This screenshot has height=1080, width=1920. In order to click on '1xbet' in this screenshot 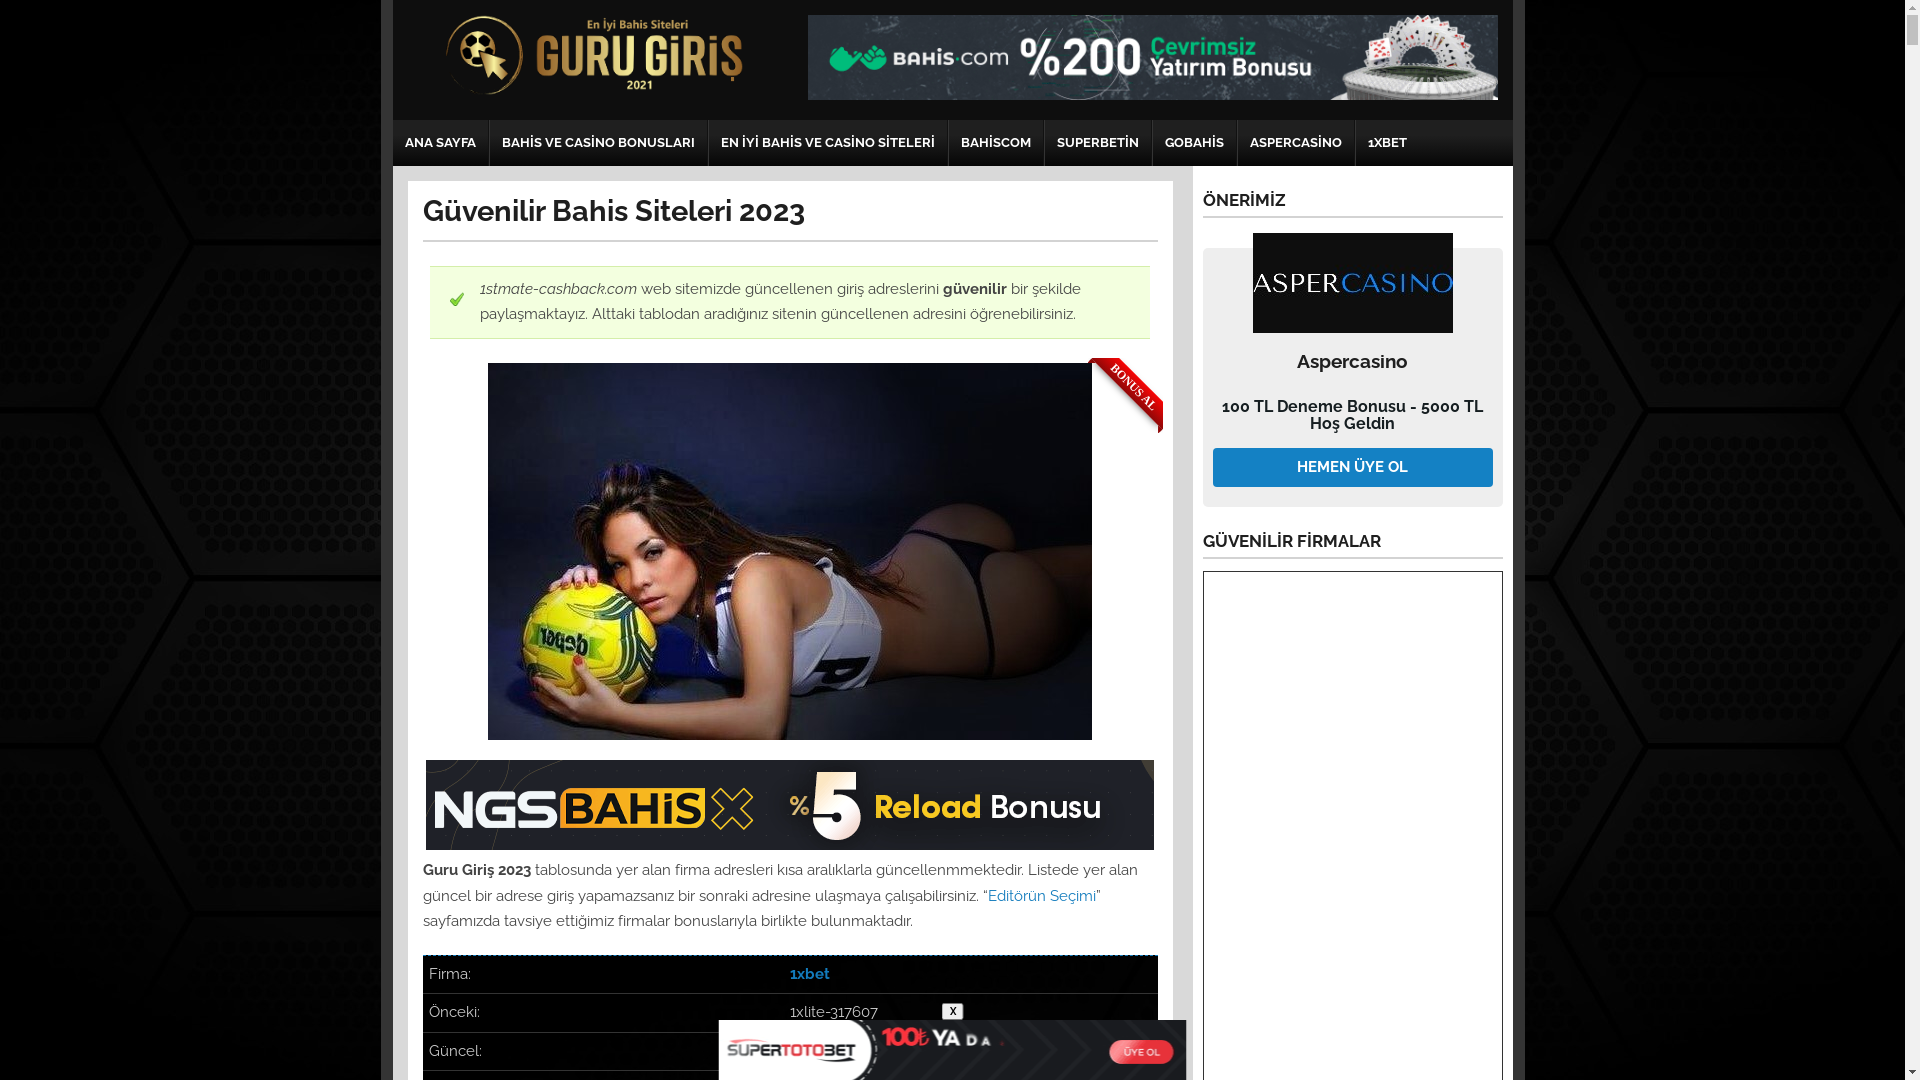, I will do `click(810, 973)`.